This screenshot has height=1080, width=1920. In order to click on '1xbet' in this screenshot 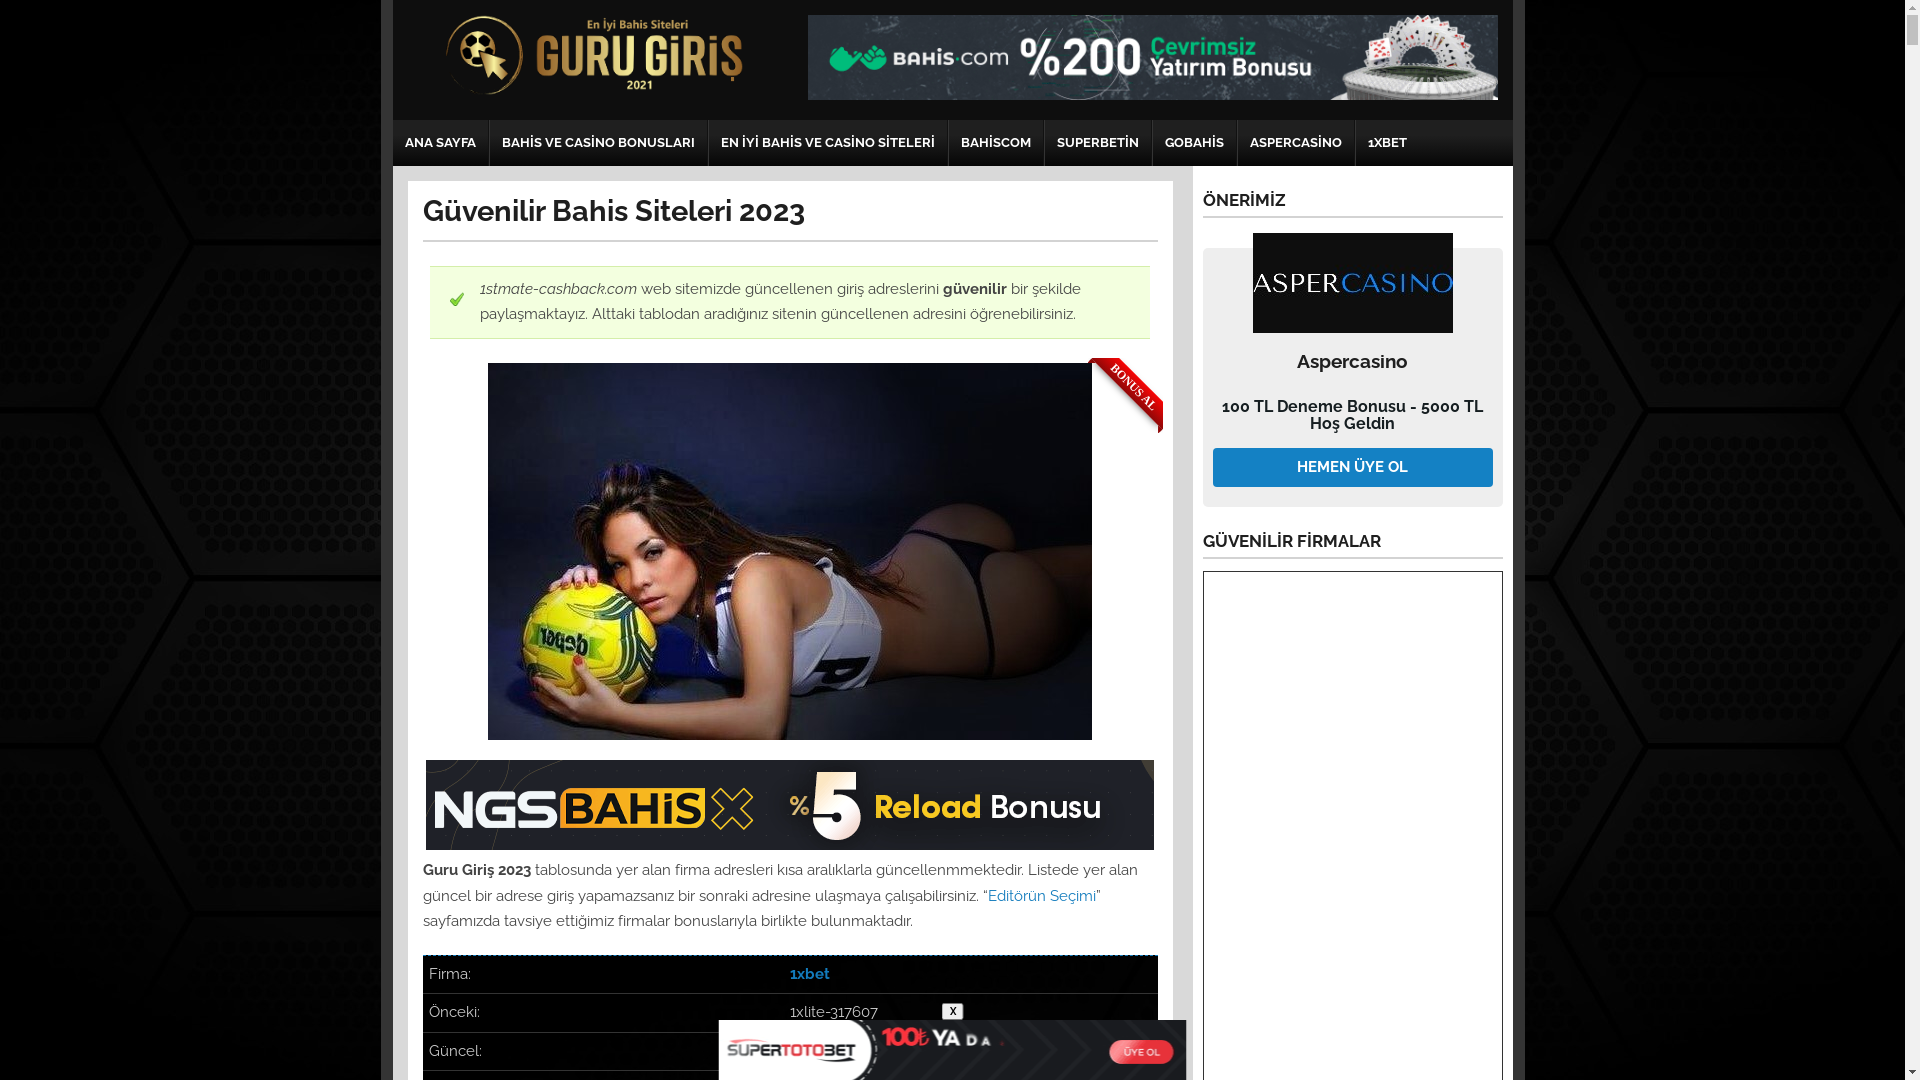, I will do `click(810, 973)`.